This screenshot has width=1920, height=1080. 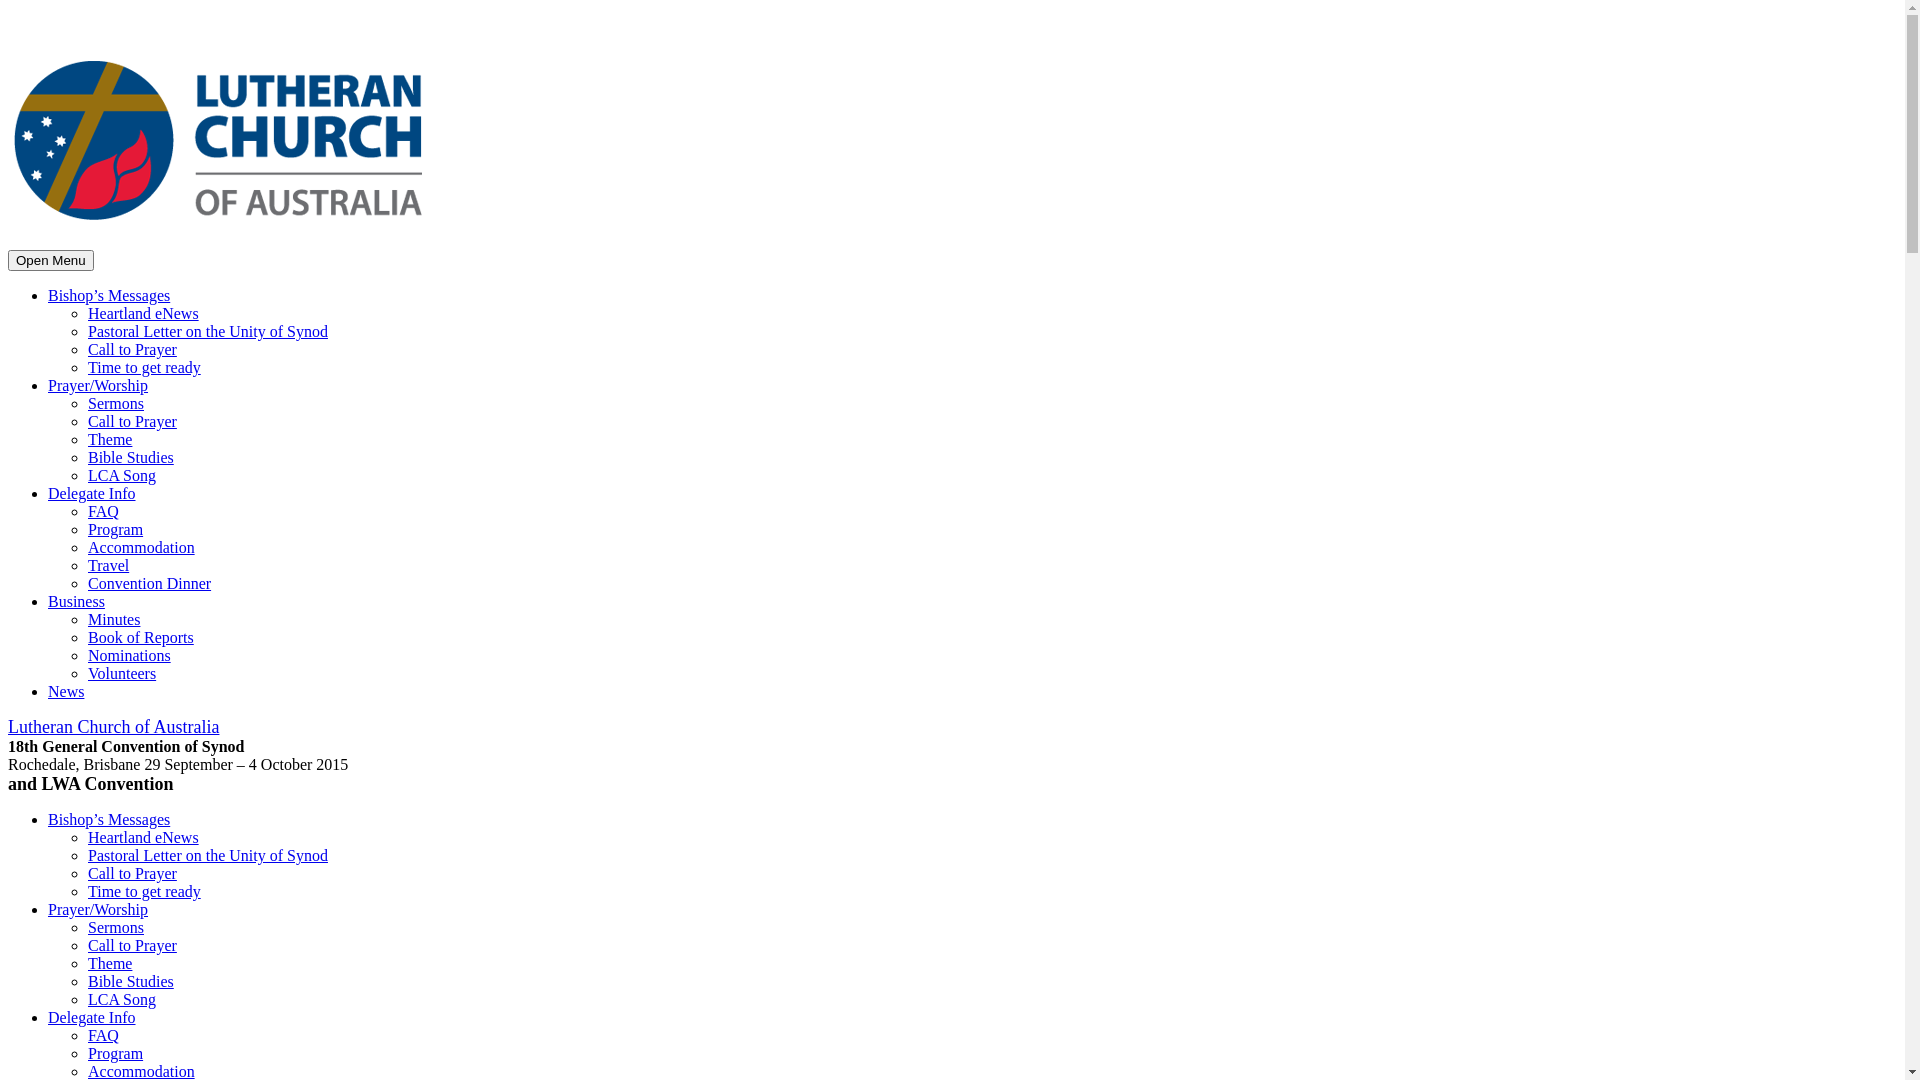 I want to click on 'LCA Song', so click(x=120, y=999).